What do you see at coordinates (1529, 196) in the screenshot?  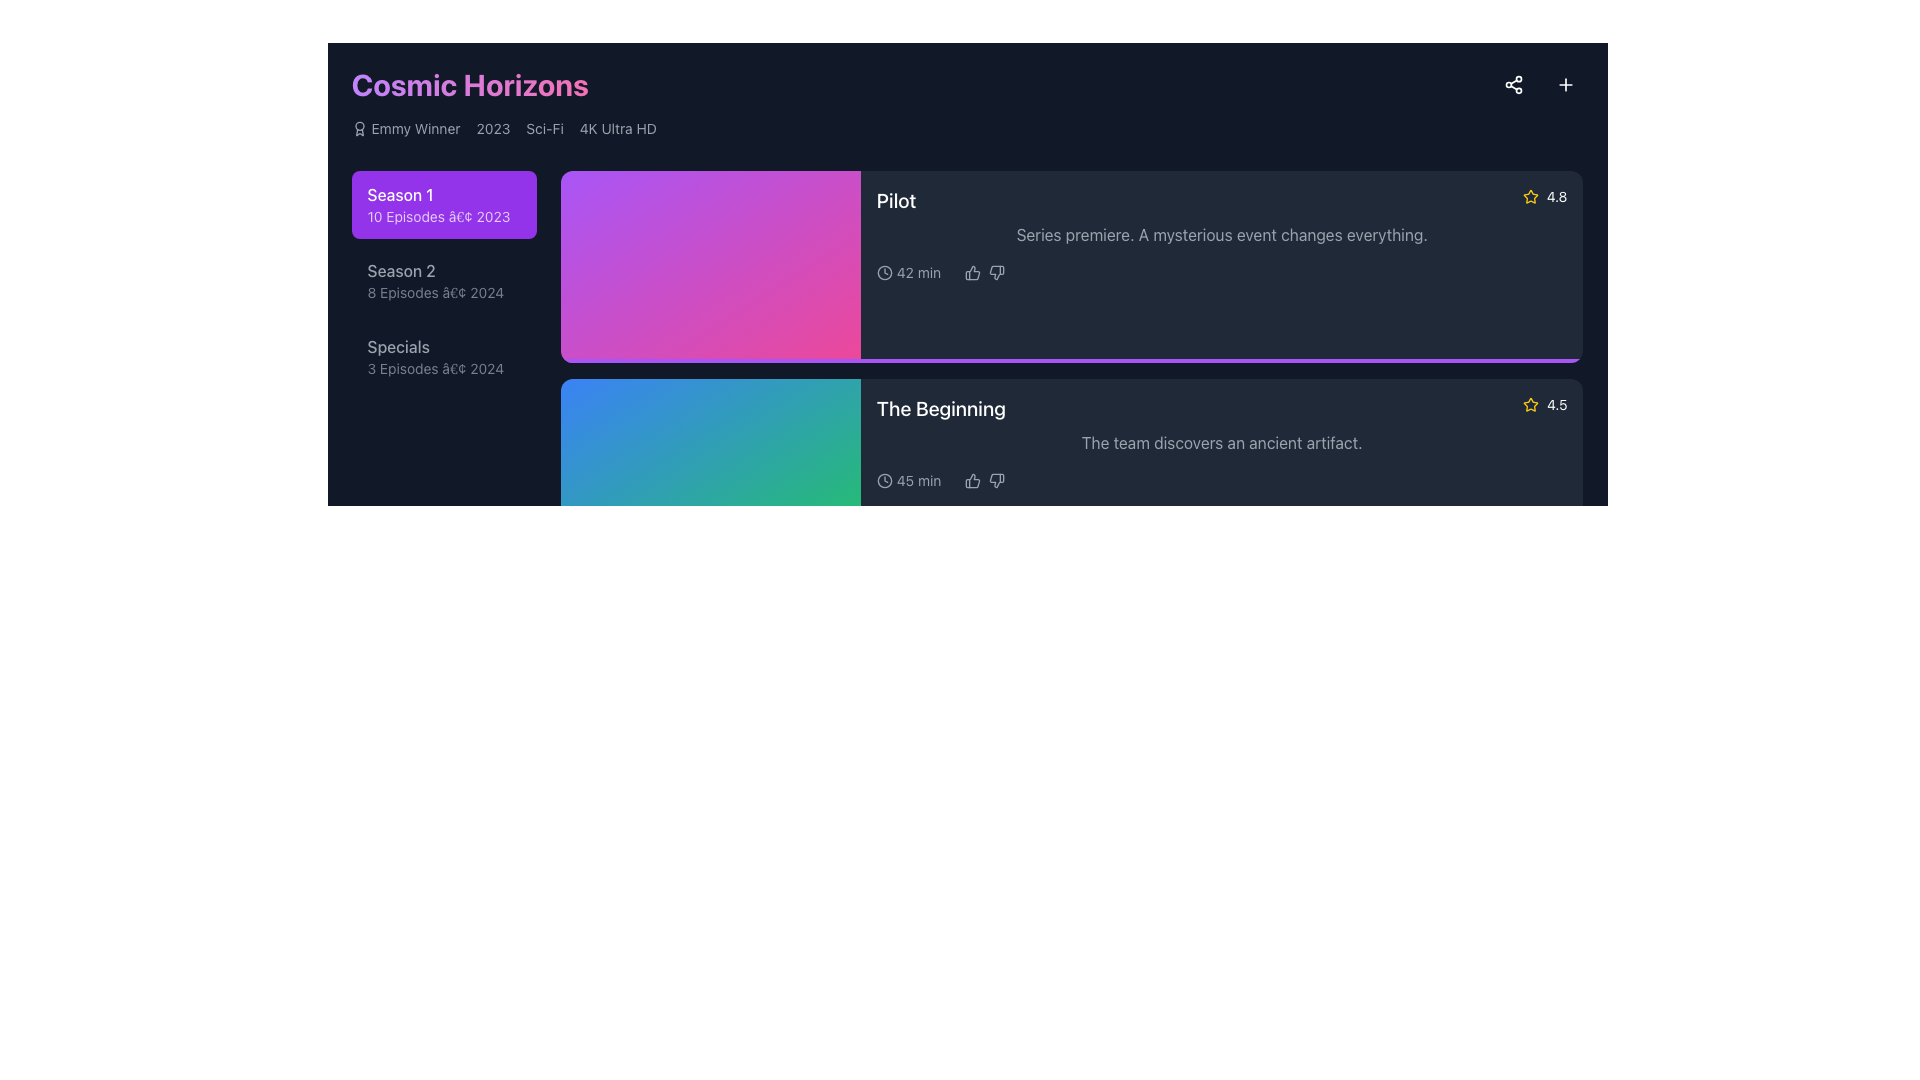 I see `the Rating icon (star) located in the upper-right corner of the card for the episode 'Pilot'` at bounding box center [1529, 196].